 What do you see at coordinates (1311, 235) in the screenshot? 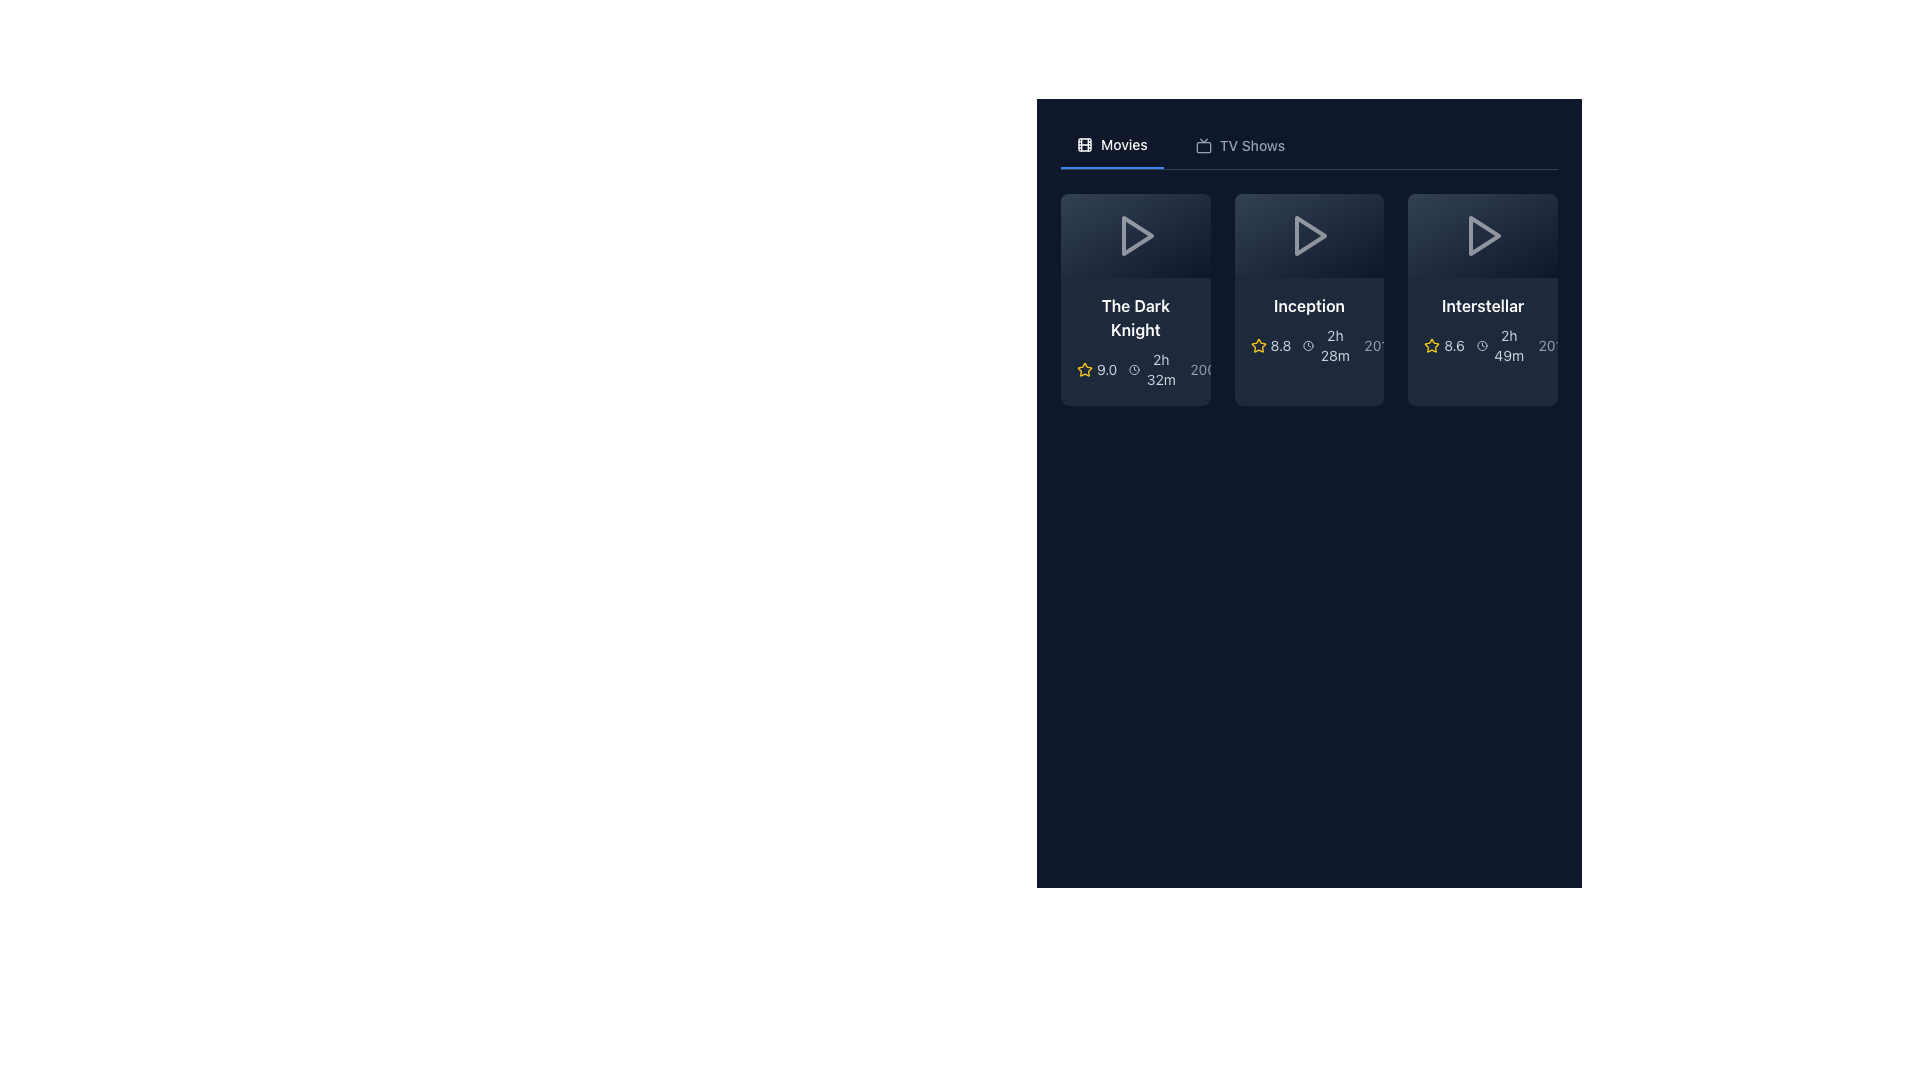
I see `the play button SVG graphical element located in the upper section of the 'Inception' movie card to initiate playback` at bounding box center [1311, 235].